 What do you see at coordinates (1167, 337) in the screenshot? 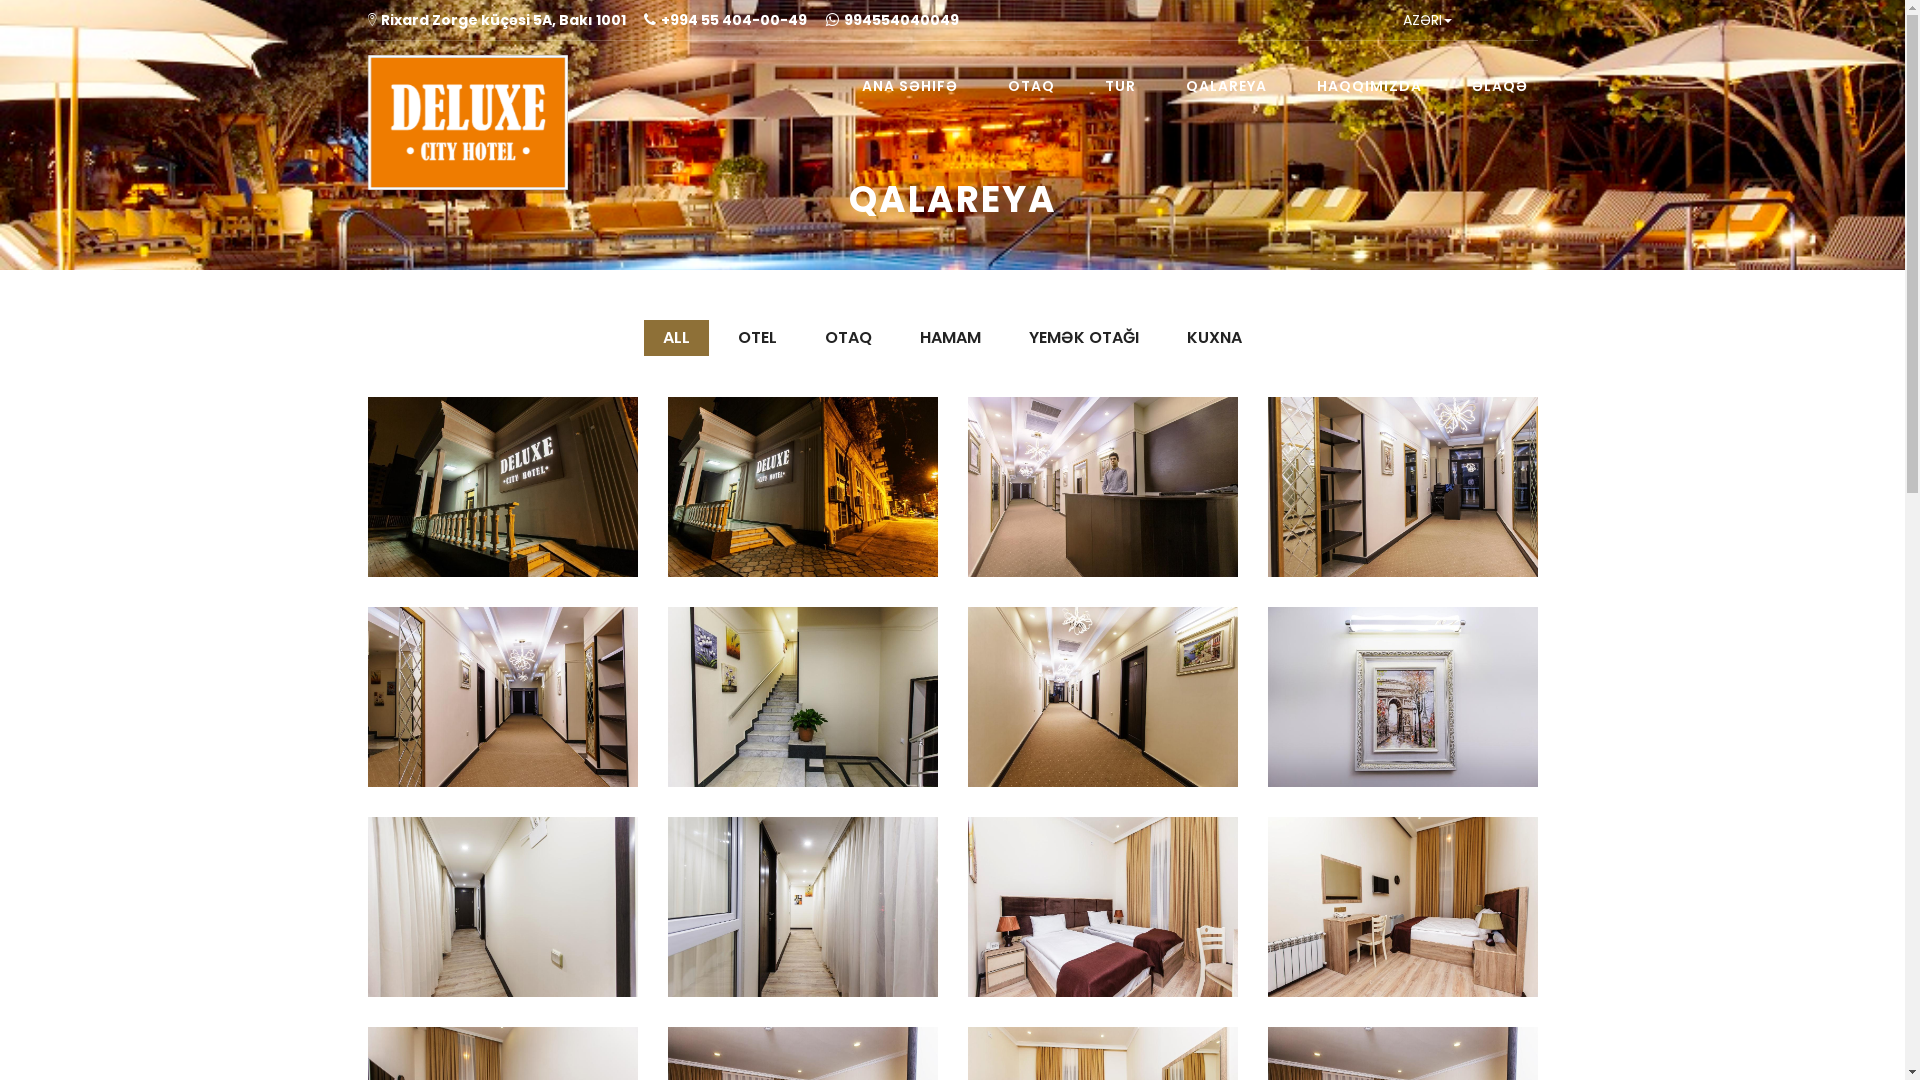
I see `'KUXNA'` at bounding box center [1167, 337].